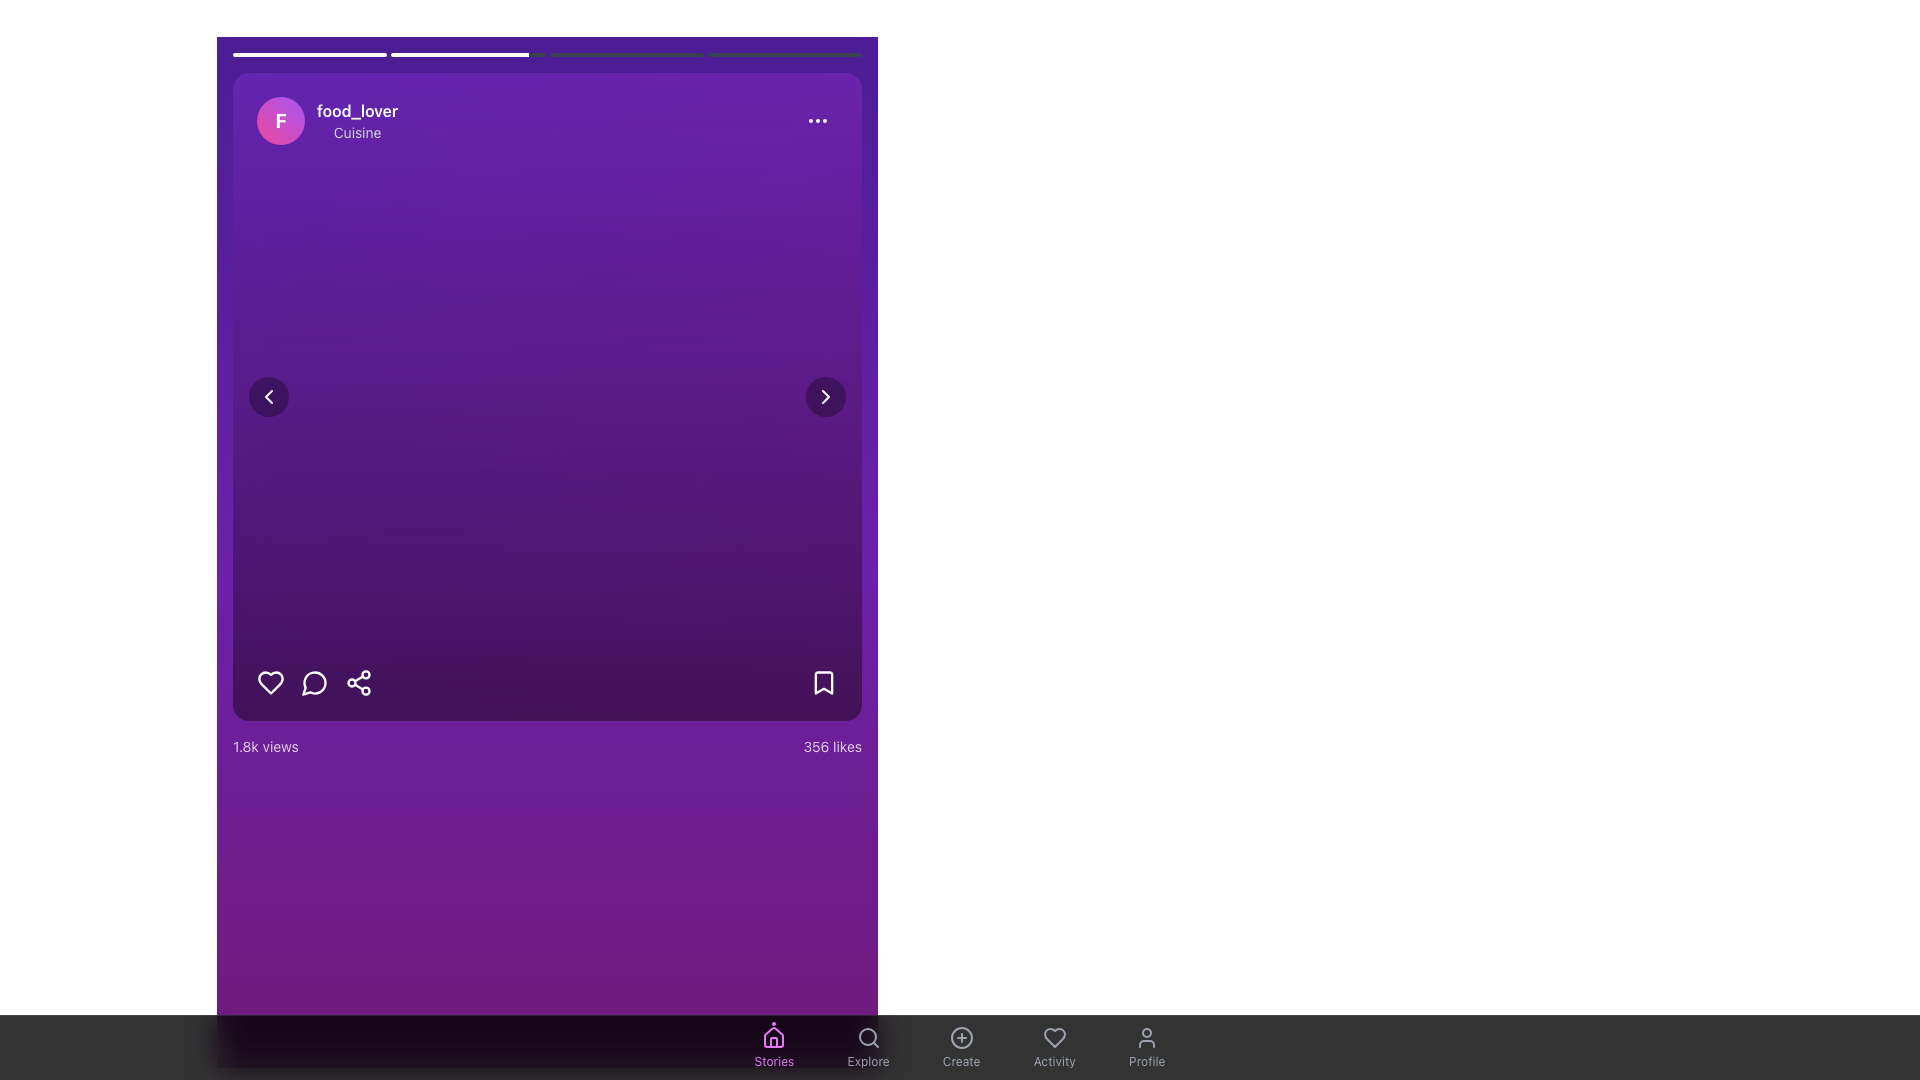 This screenshot has width=1920, height=1080. What do you see at coordinates (314, 681) in the screenshot?
I see `the second icon resembling a speech bubble, which is located at the bottom left of the main content area` at bounding box center [314, 681].